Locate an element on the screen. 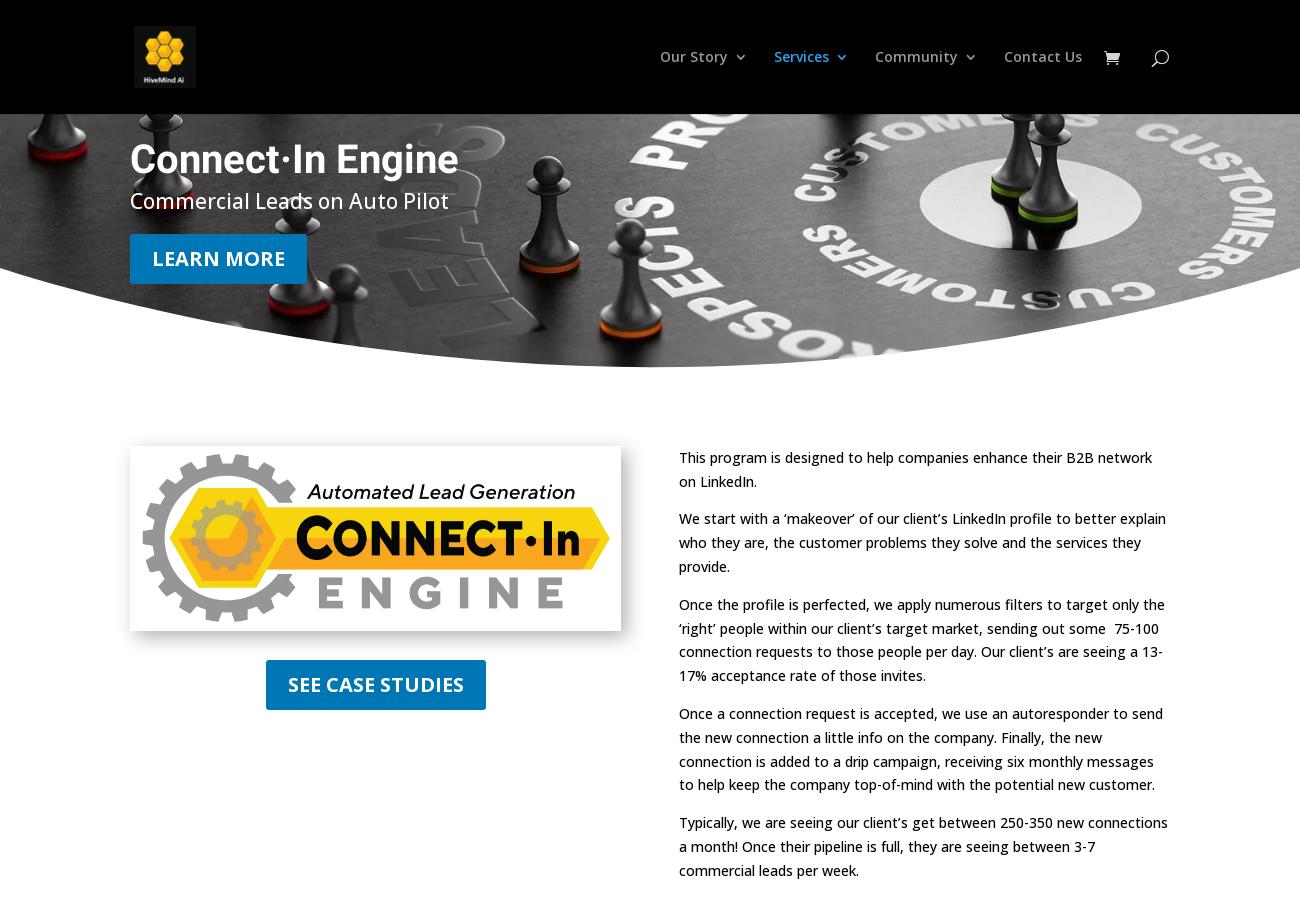  'Reputation Management' is located at coordinates (861, 209).